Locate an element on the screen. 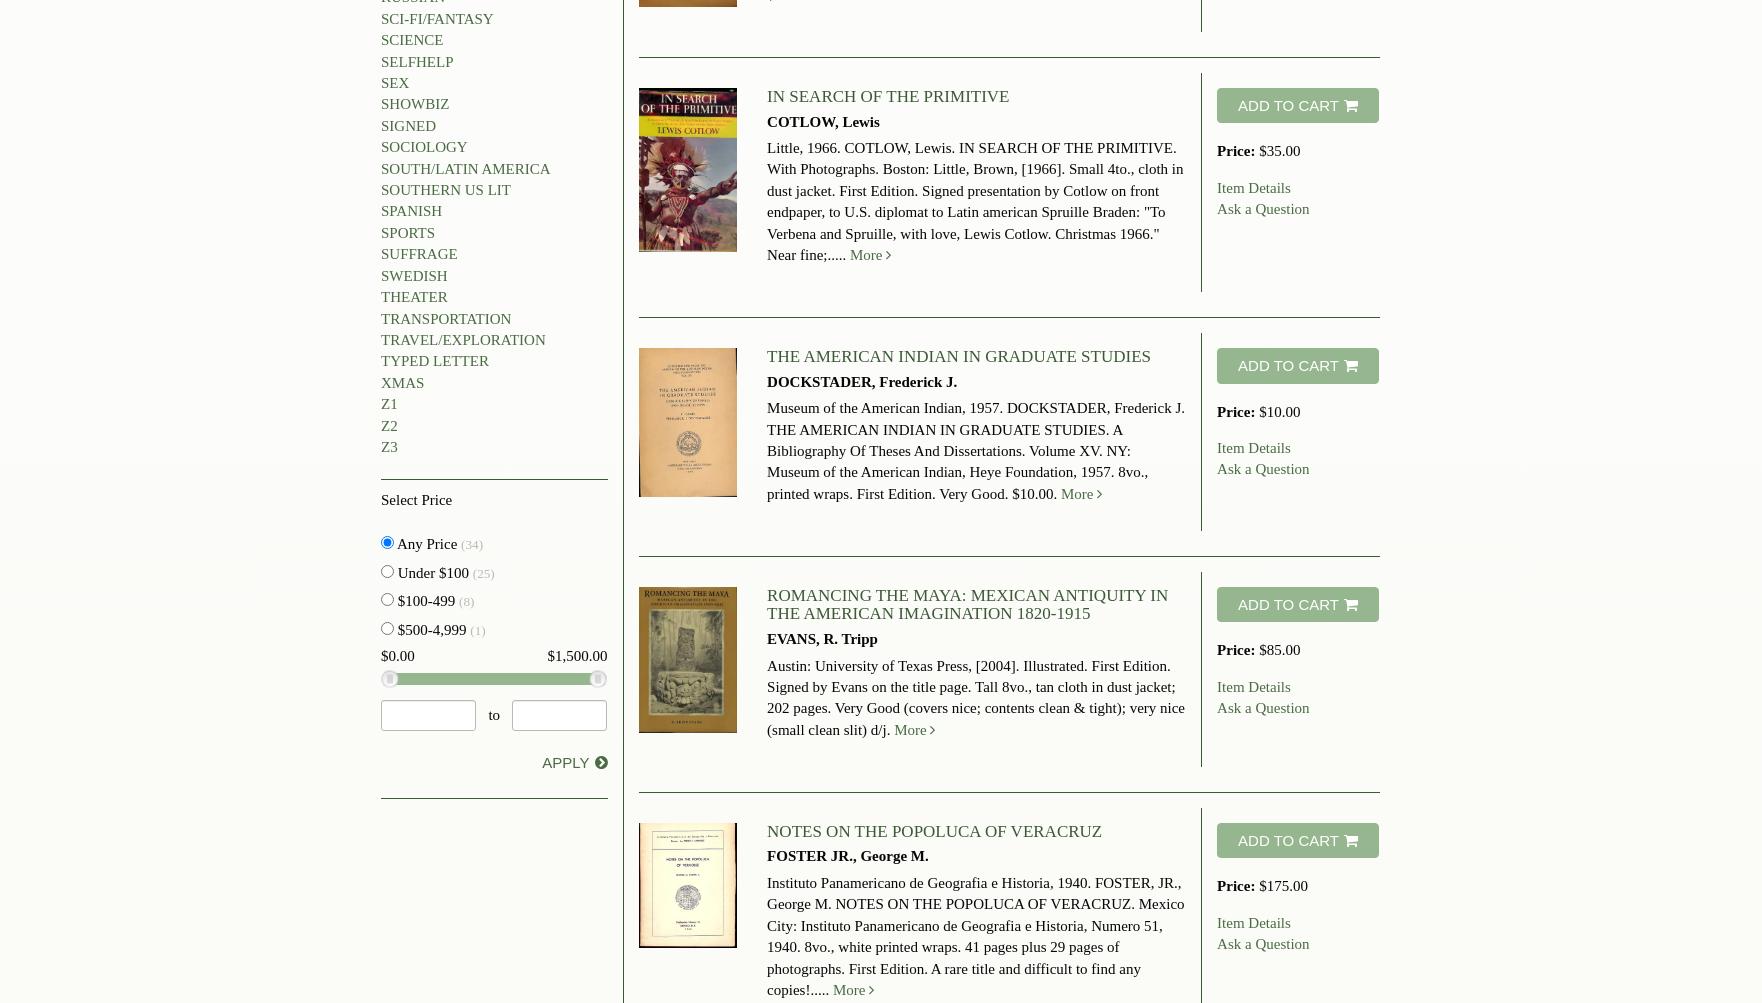 This screenshot has height=1003, width=1762. 'Museum of the American Indian, 1957.' is located at coordinates (886, 408).